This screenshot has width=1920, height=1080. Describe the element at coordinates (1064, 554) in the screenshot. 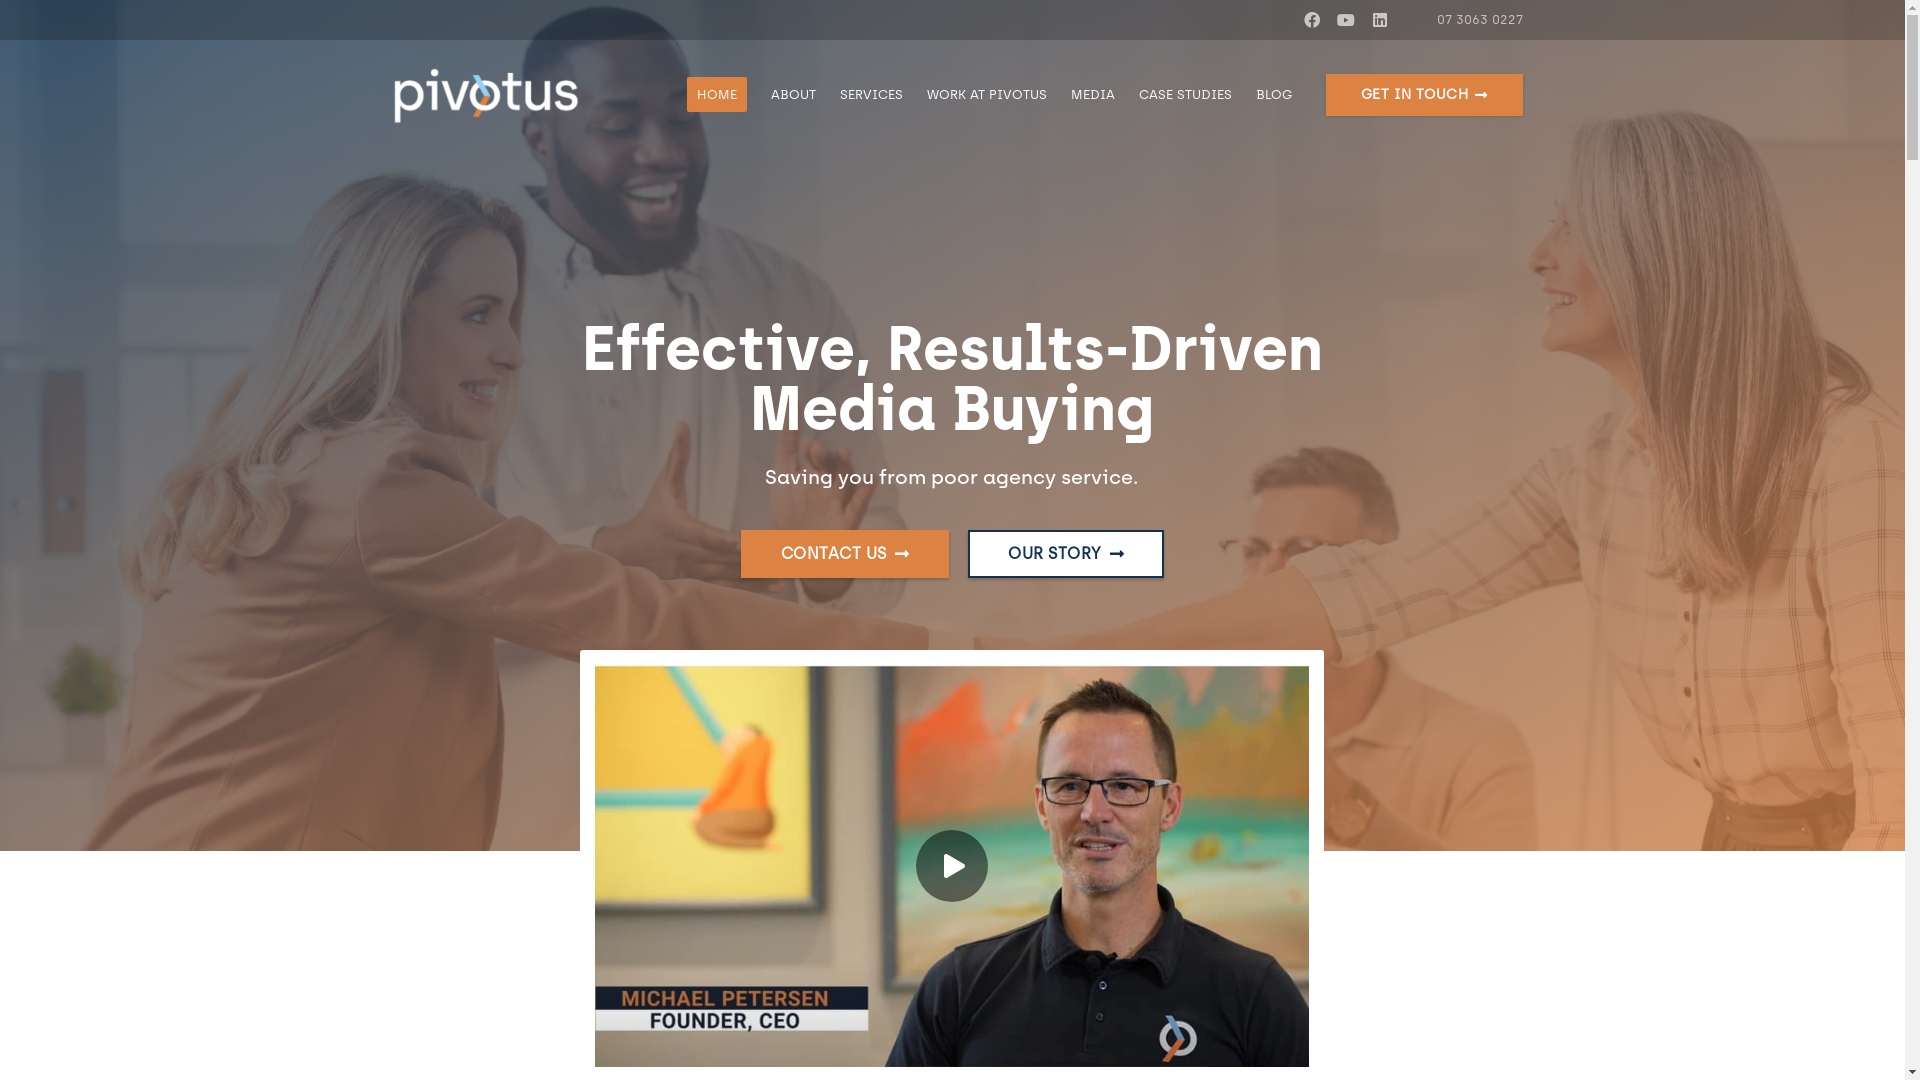

I see `'OUR STORY'` at that location.